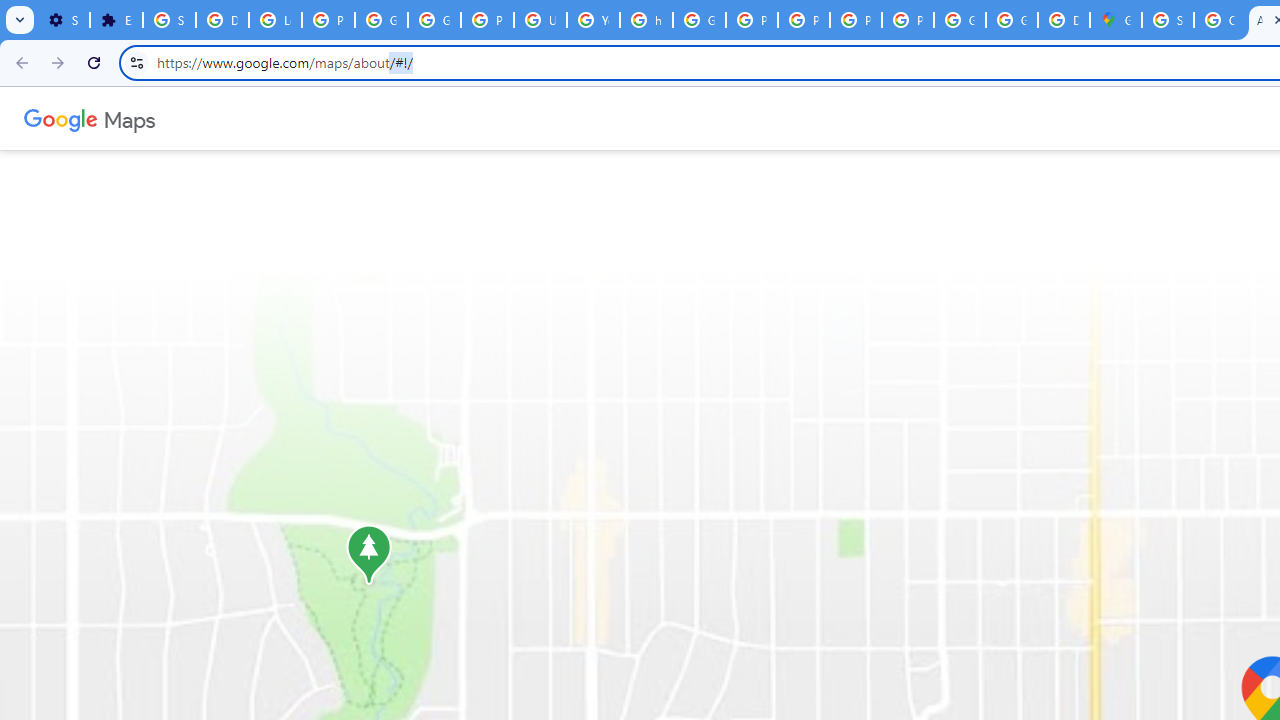 Image resolution: width=1280 pixels, height=720 pixels. Describe the element at coordinates (222, 20) in the screenshot. I see `'Delete photos & videos - Computer - Google Photos Help'` at that location.